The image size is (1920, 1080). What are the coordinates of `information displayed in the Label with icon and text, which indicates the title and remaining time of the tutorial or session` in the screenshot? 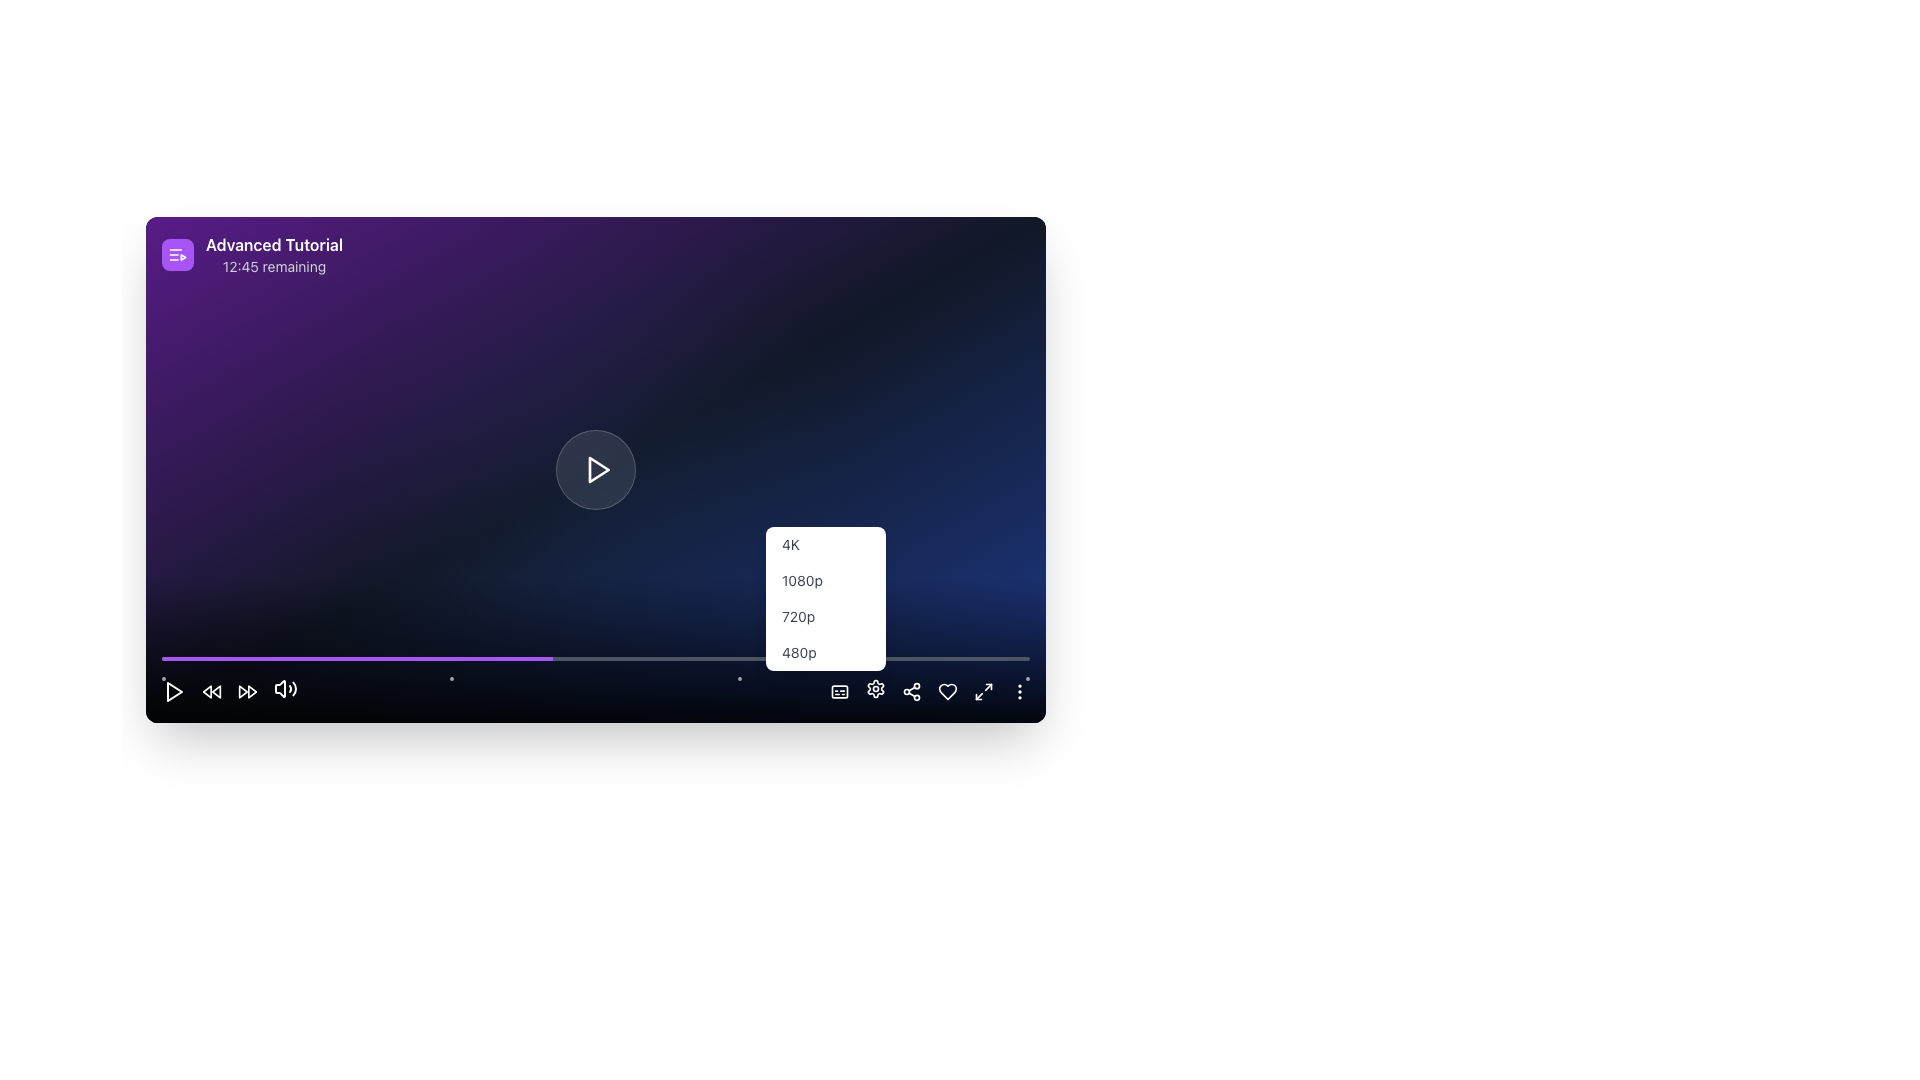 It's located at (251, 253).